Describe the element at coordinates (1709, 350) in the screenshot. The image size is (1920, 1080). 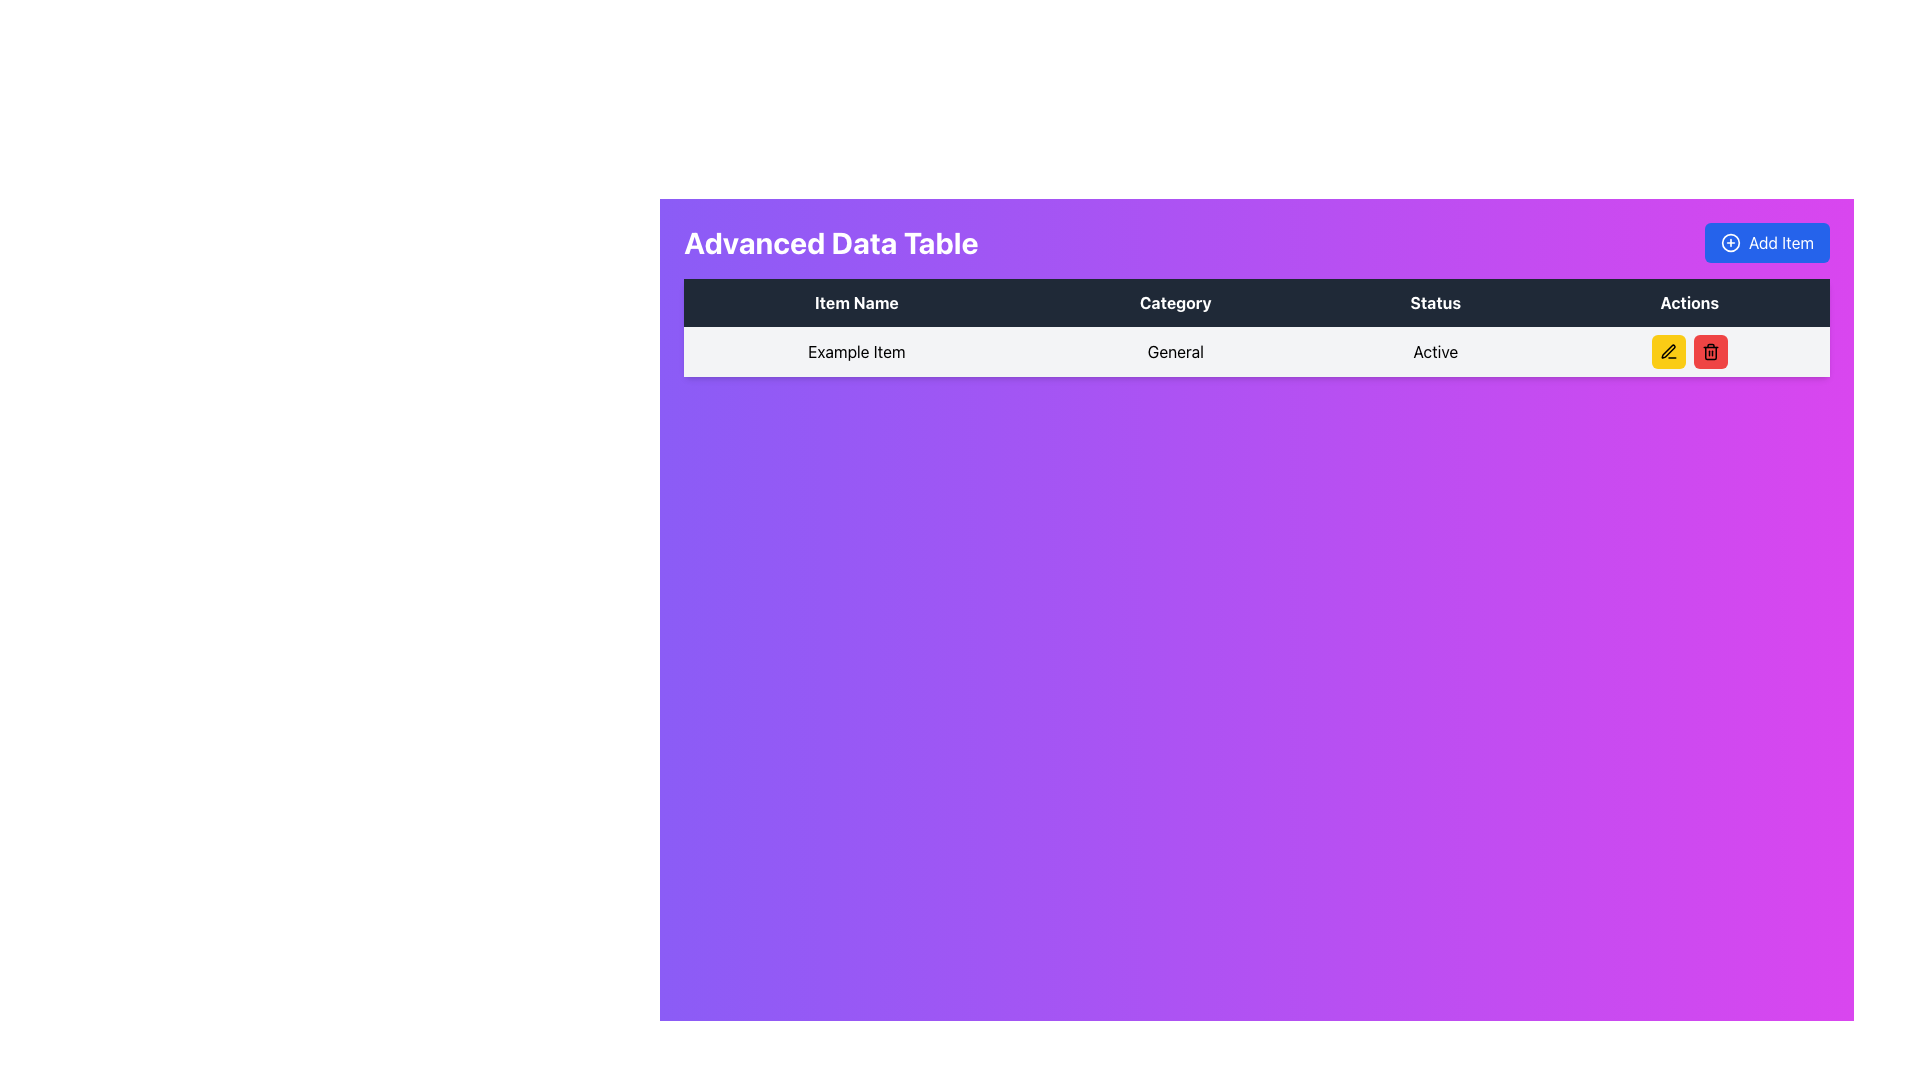
I see `the small trash can icon within the red circular button in the 'Actions' column of the 'Advanced Data Table'` at that location.